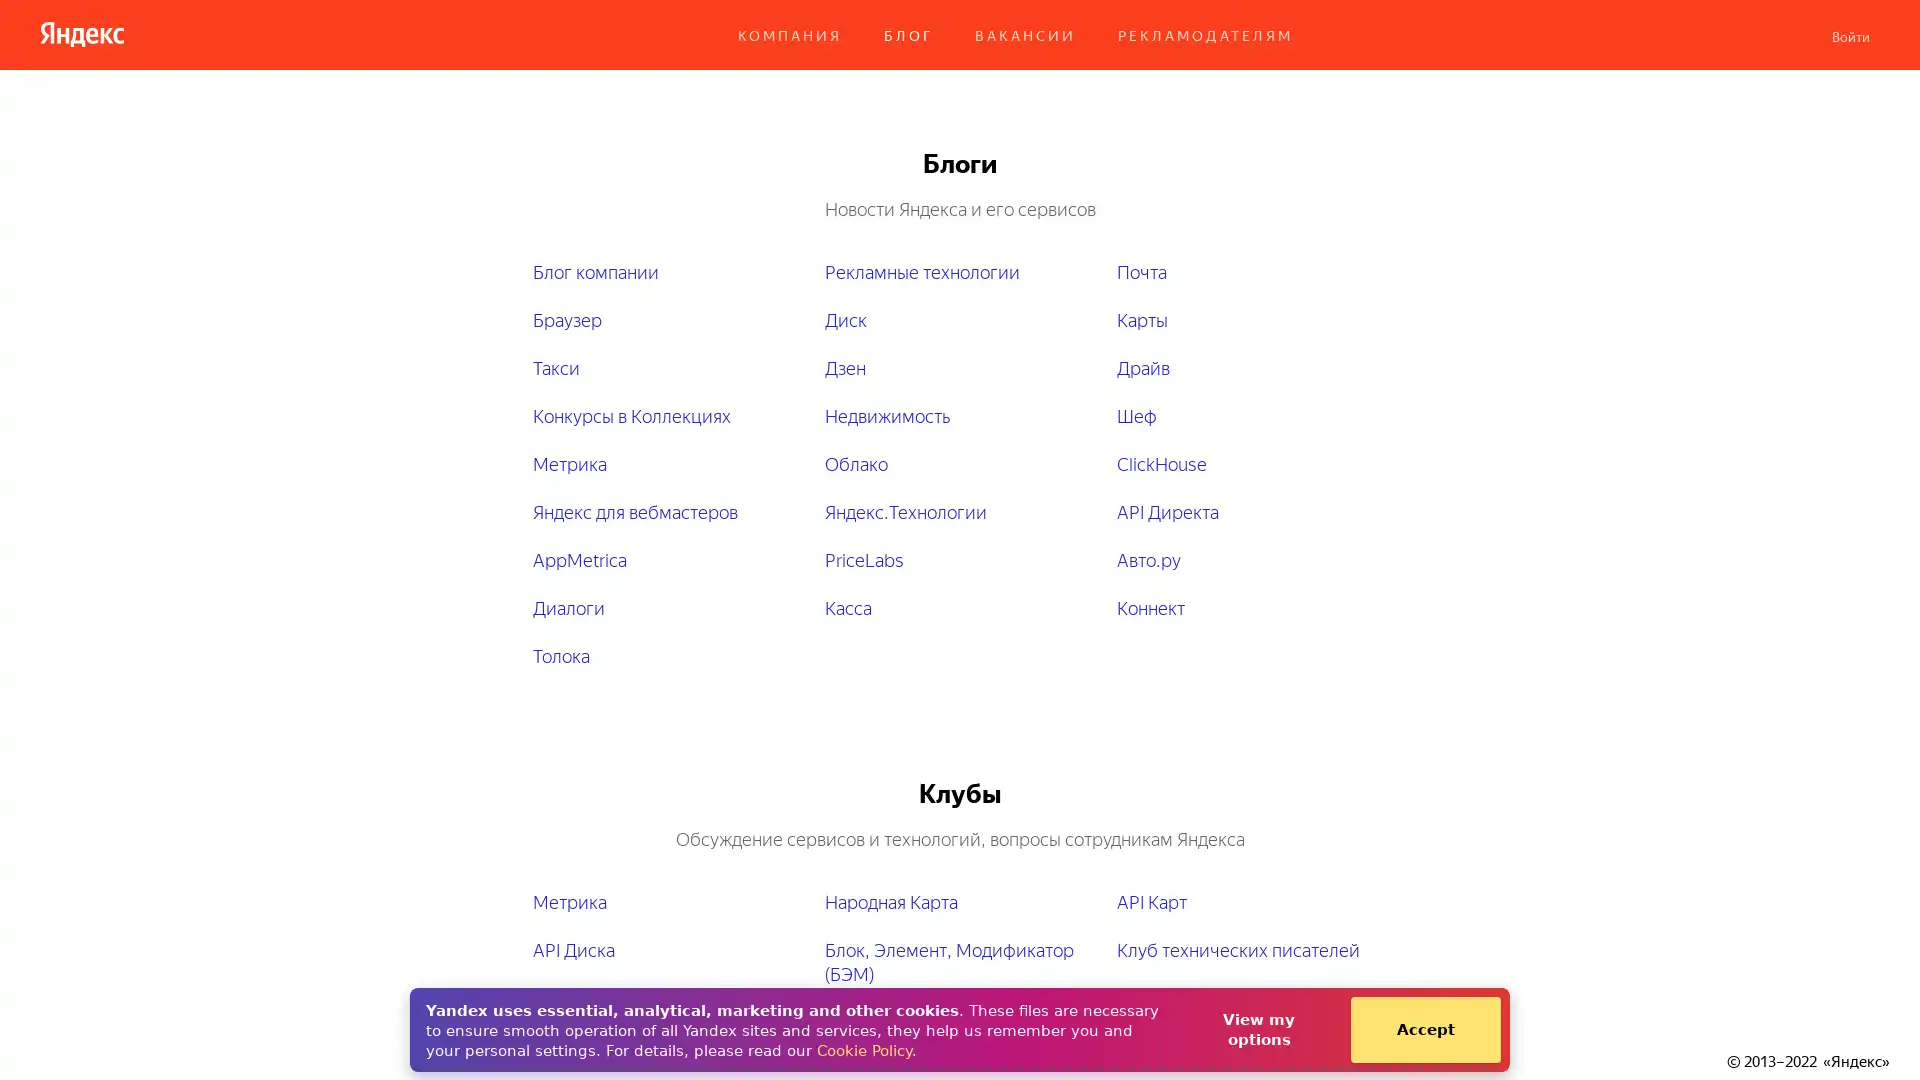 This screenshot has height=1080, width=1920. What do you see at coordinates (1257, 1029) in the screenshot?
I see `View my options` at bounding box center [1257, 1029].